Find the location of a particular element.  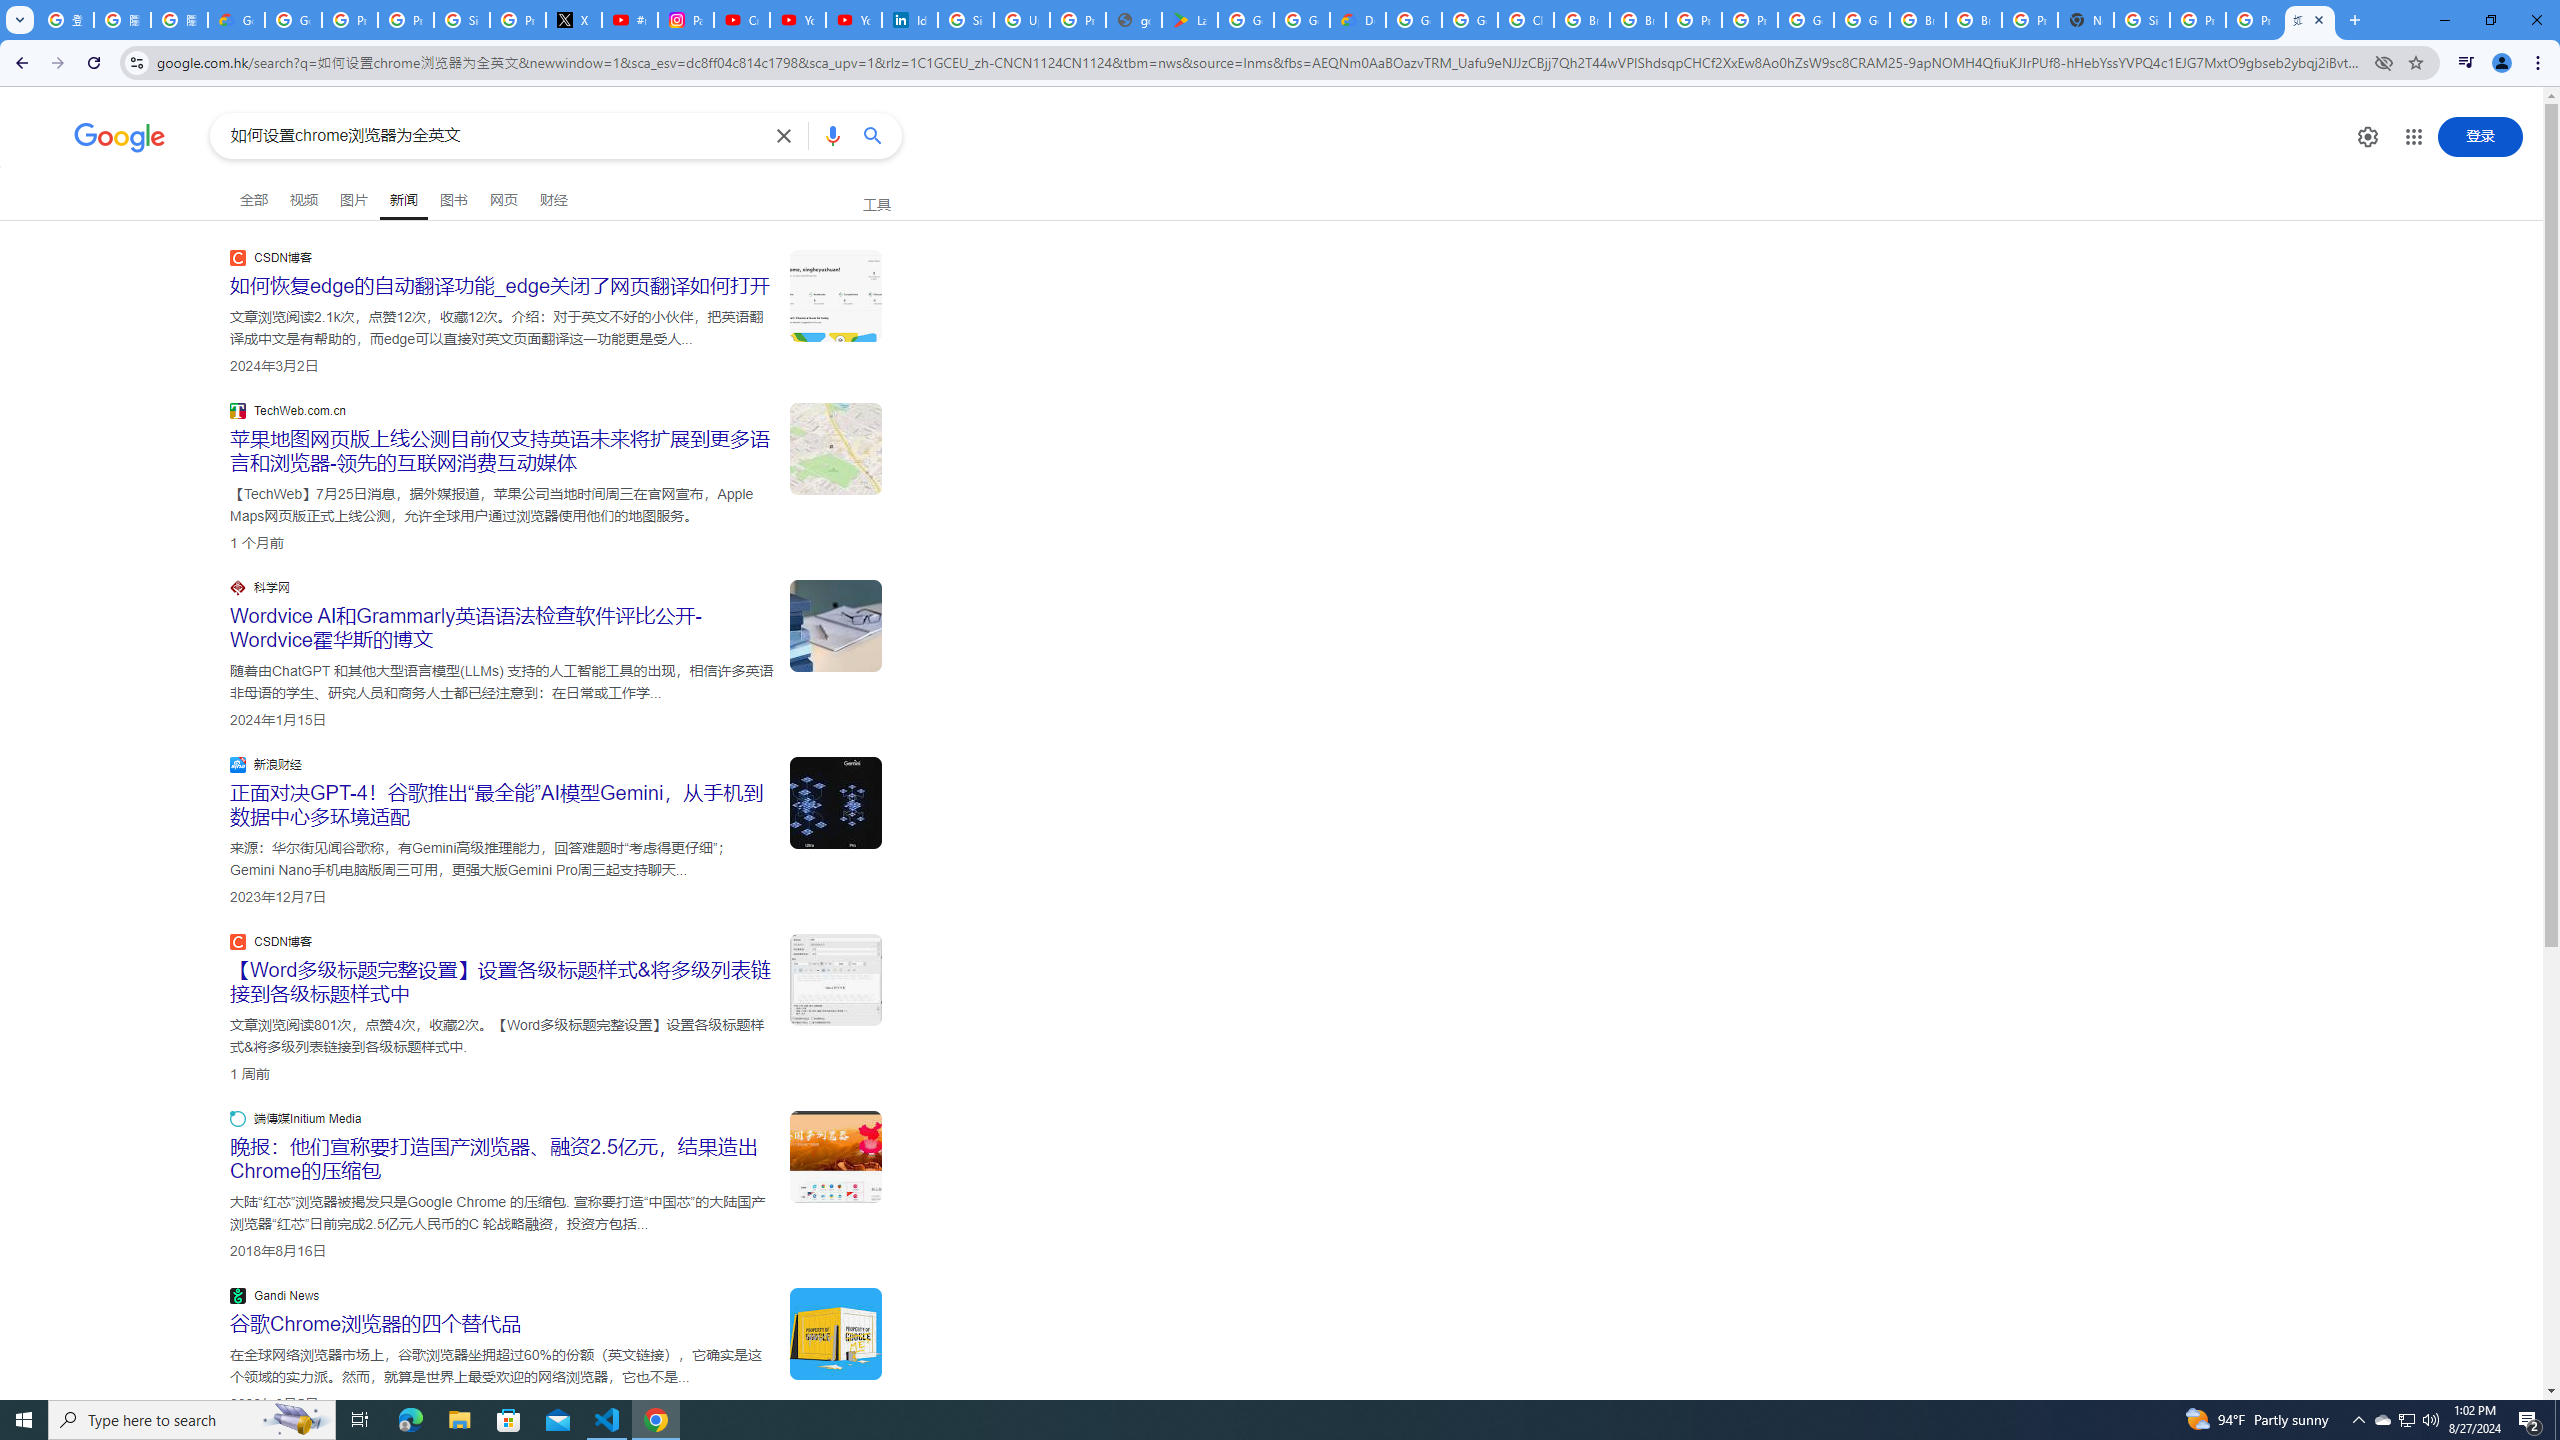

'#nbabasketballhighlights - YouTube' is located at coordinates (631, 19).